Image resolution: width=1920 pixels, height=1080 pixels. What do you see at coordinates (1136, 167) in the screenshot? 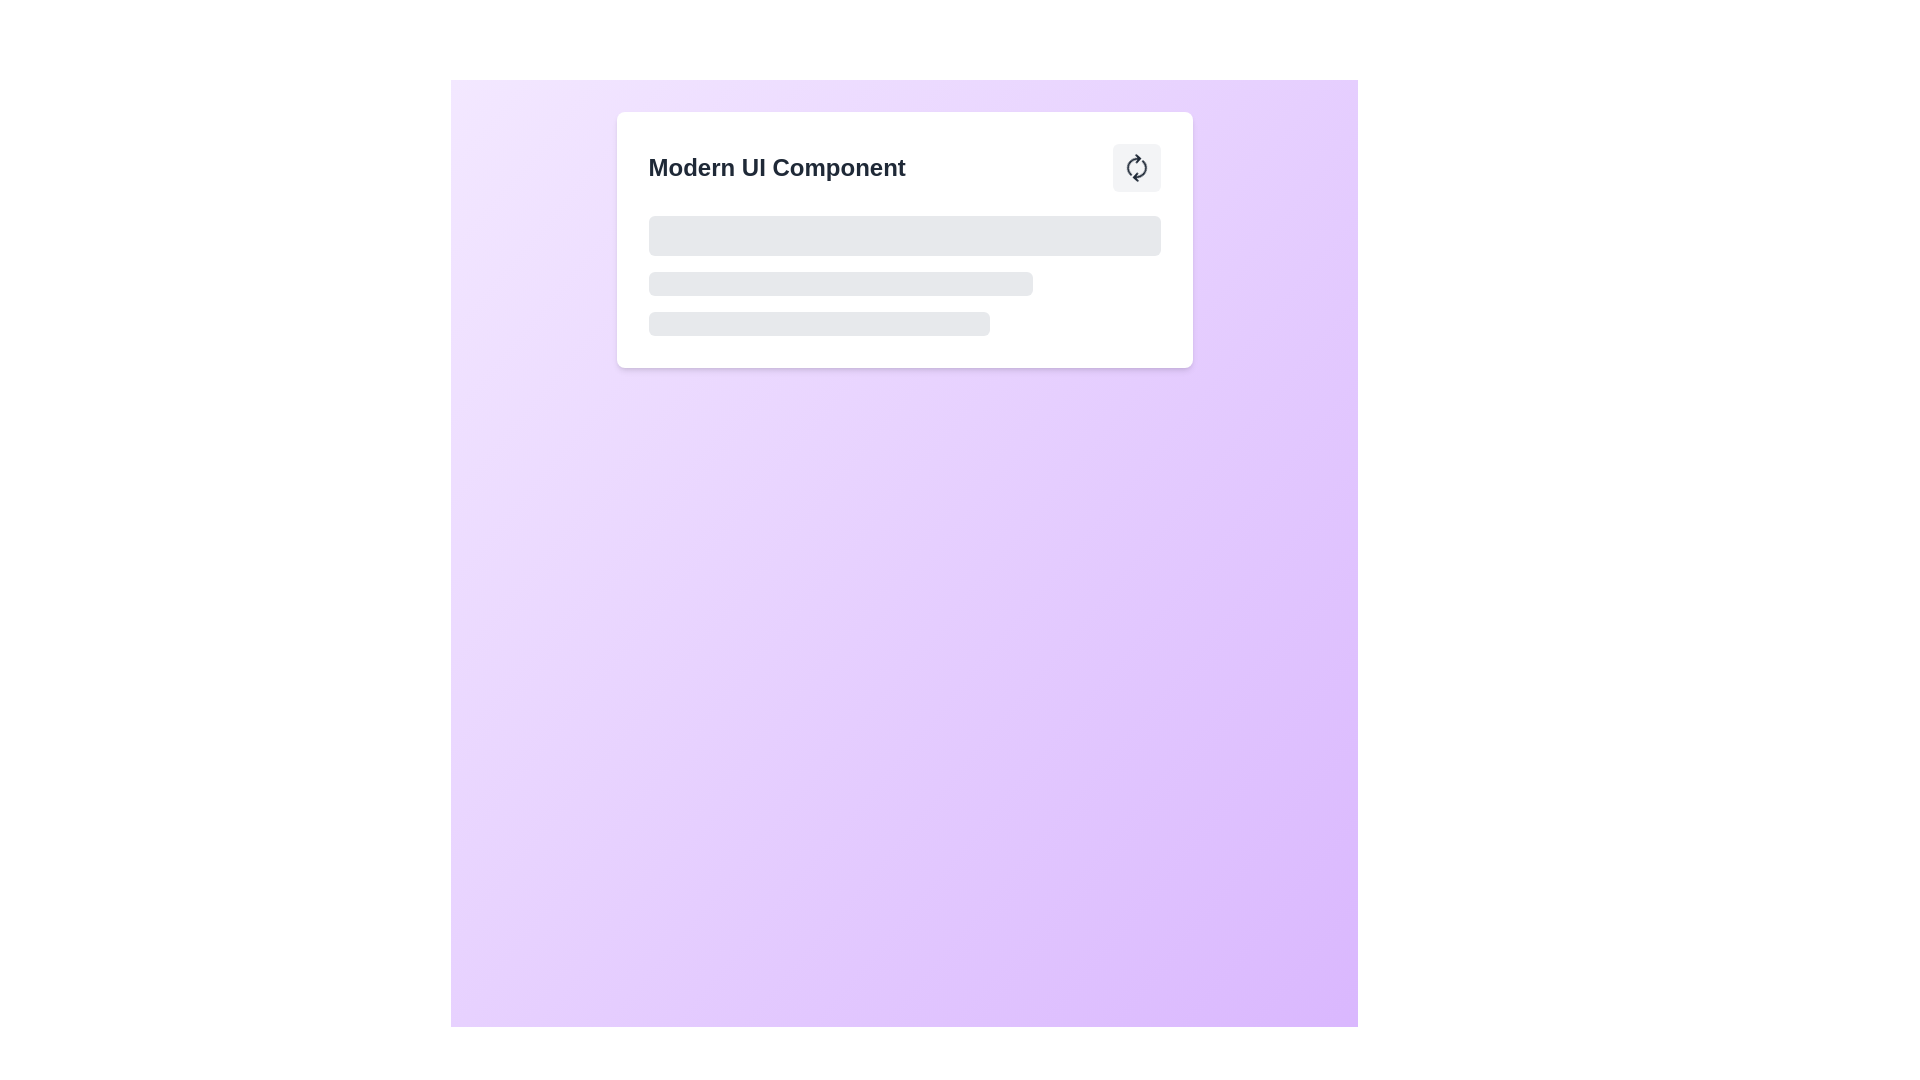
I see `the reload or refresh button located in the top-right region of the 'Modern UI Component'` at bounding box center [1136, 167].